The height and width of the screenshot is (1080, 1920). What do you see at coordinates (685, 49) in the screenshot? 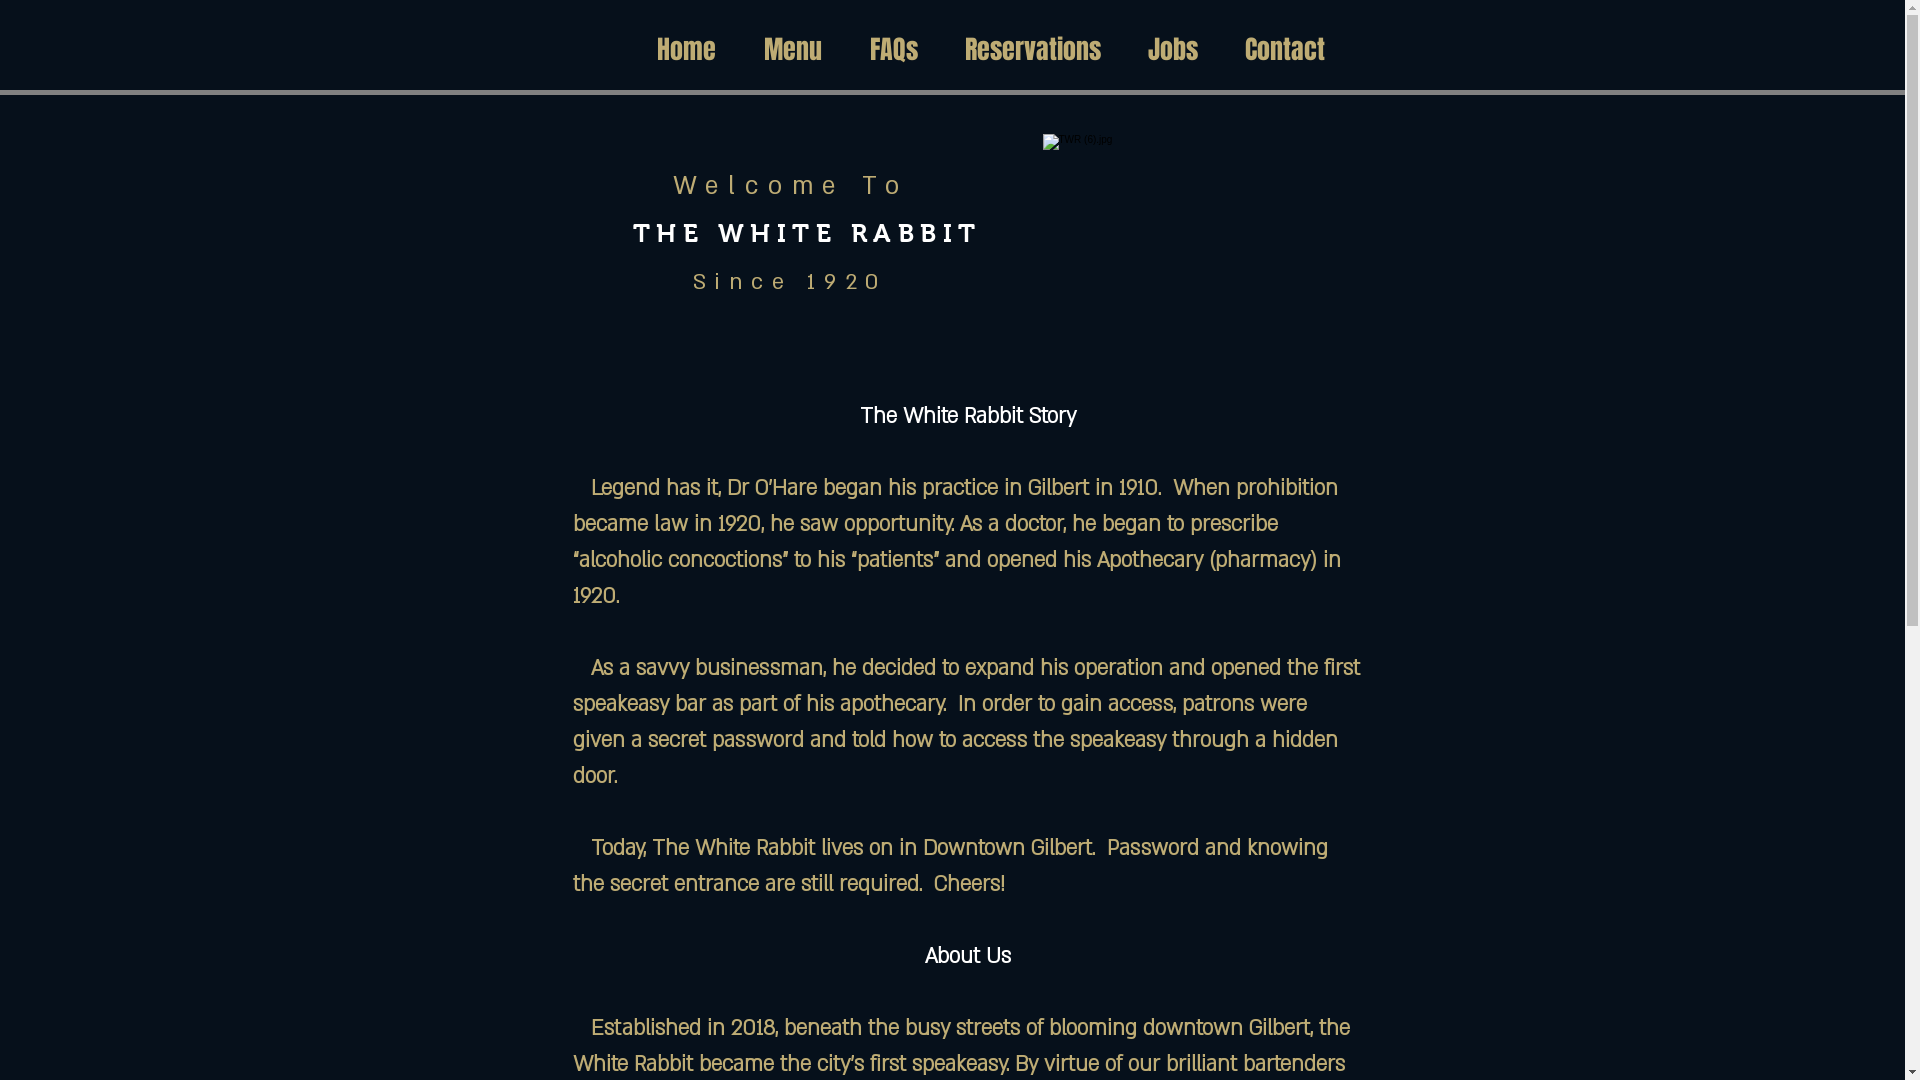
I see `'Home'` at bounding box center [685, 49].